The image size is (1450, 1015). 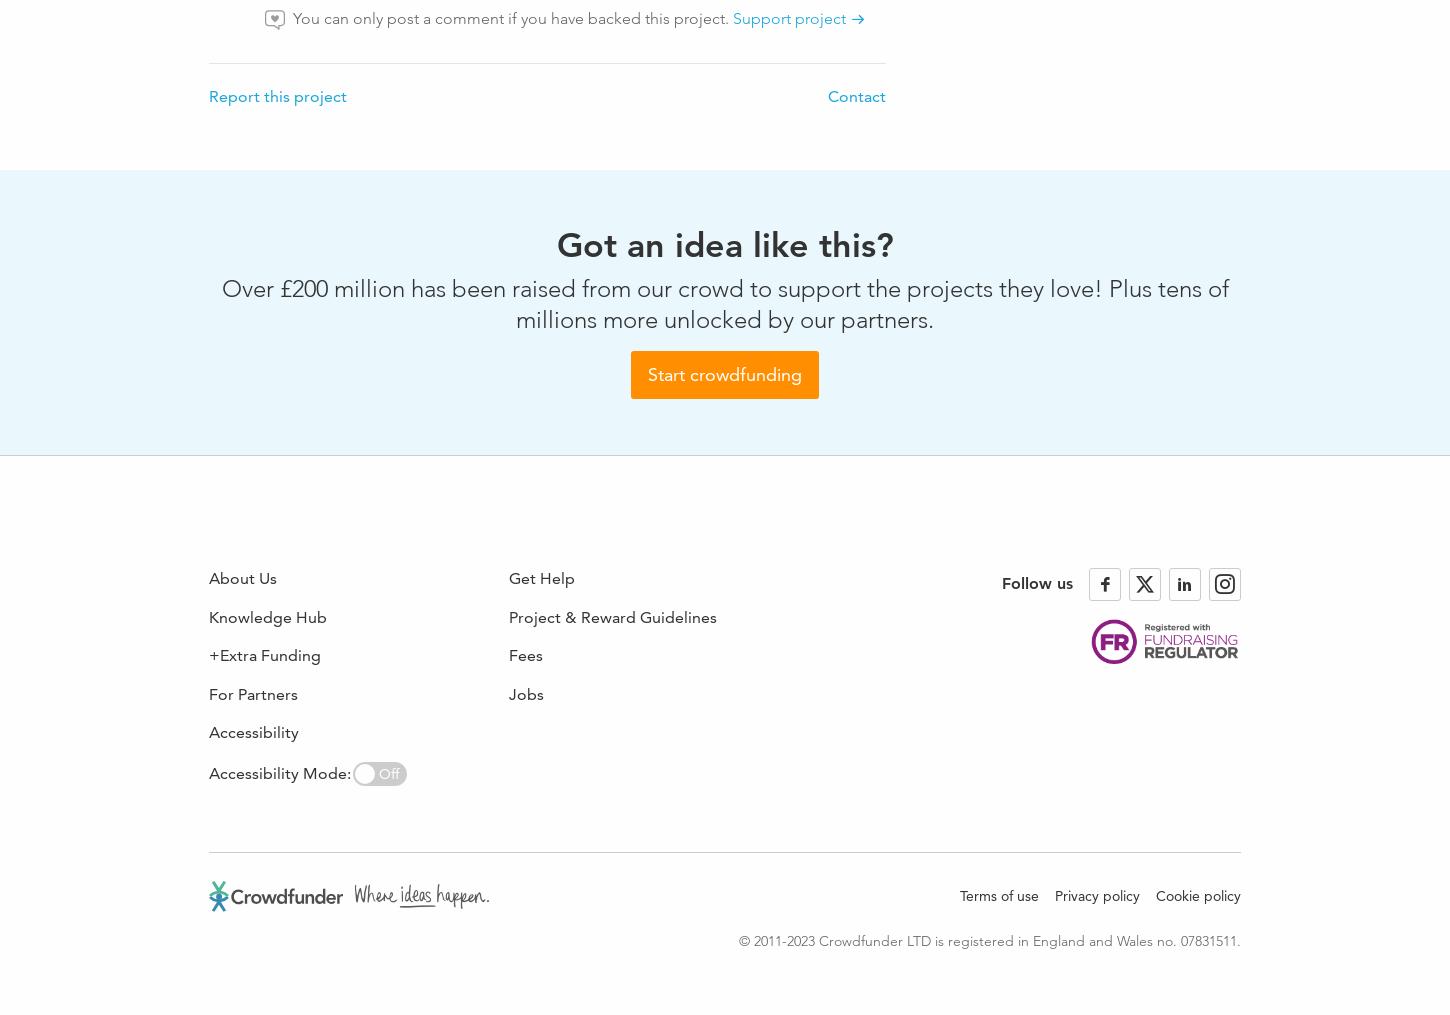 I want to click on 'Accessibility Mode:', so click(x=279, y=772).